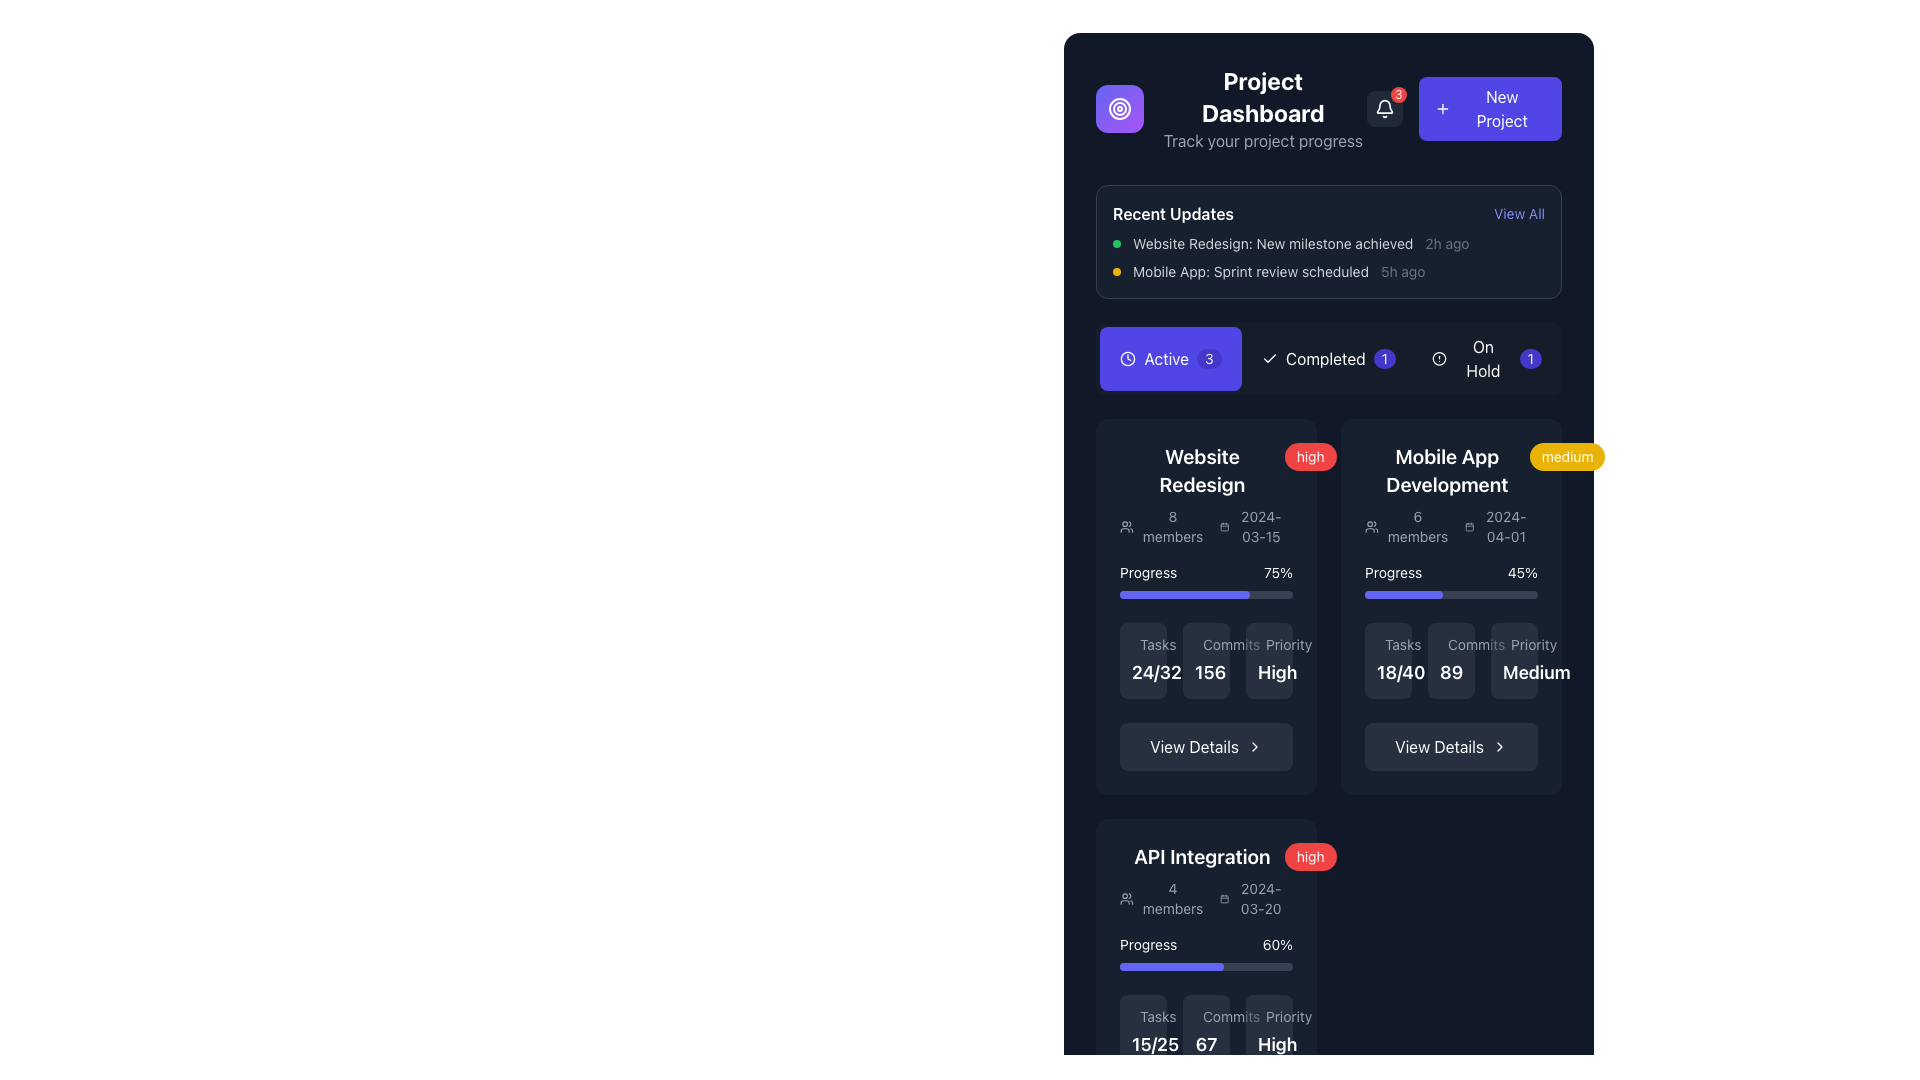 This screenshot has height=1080, width=1920. I want to click on the static text label displaying 'High' in the 'Priority' field of the 'API Integration' card located at the bottom-right section of the grouping, so click(1268, 1033).